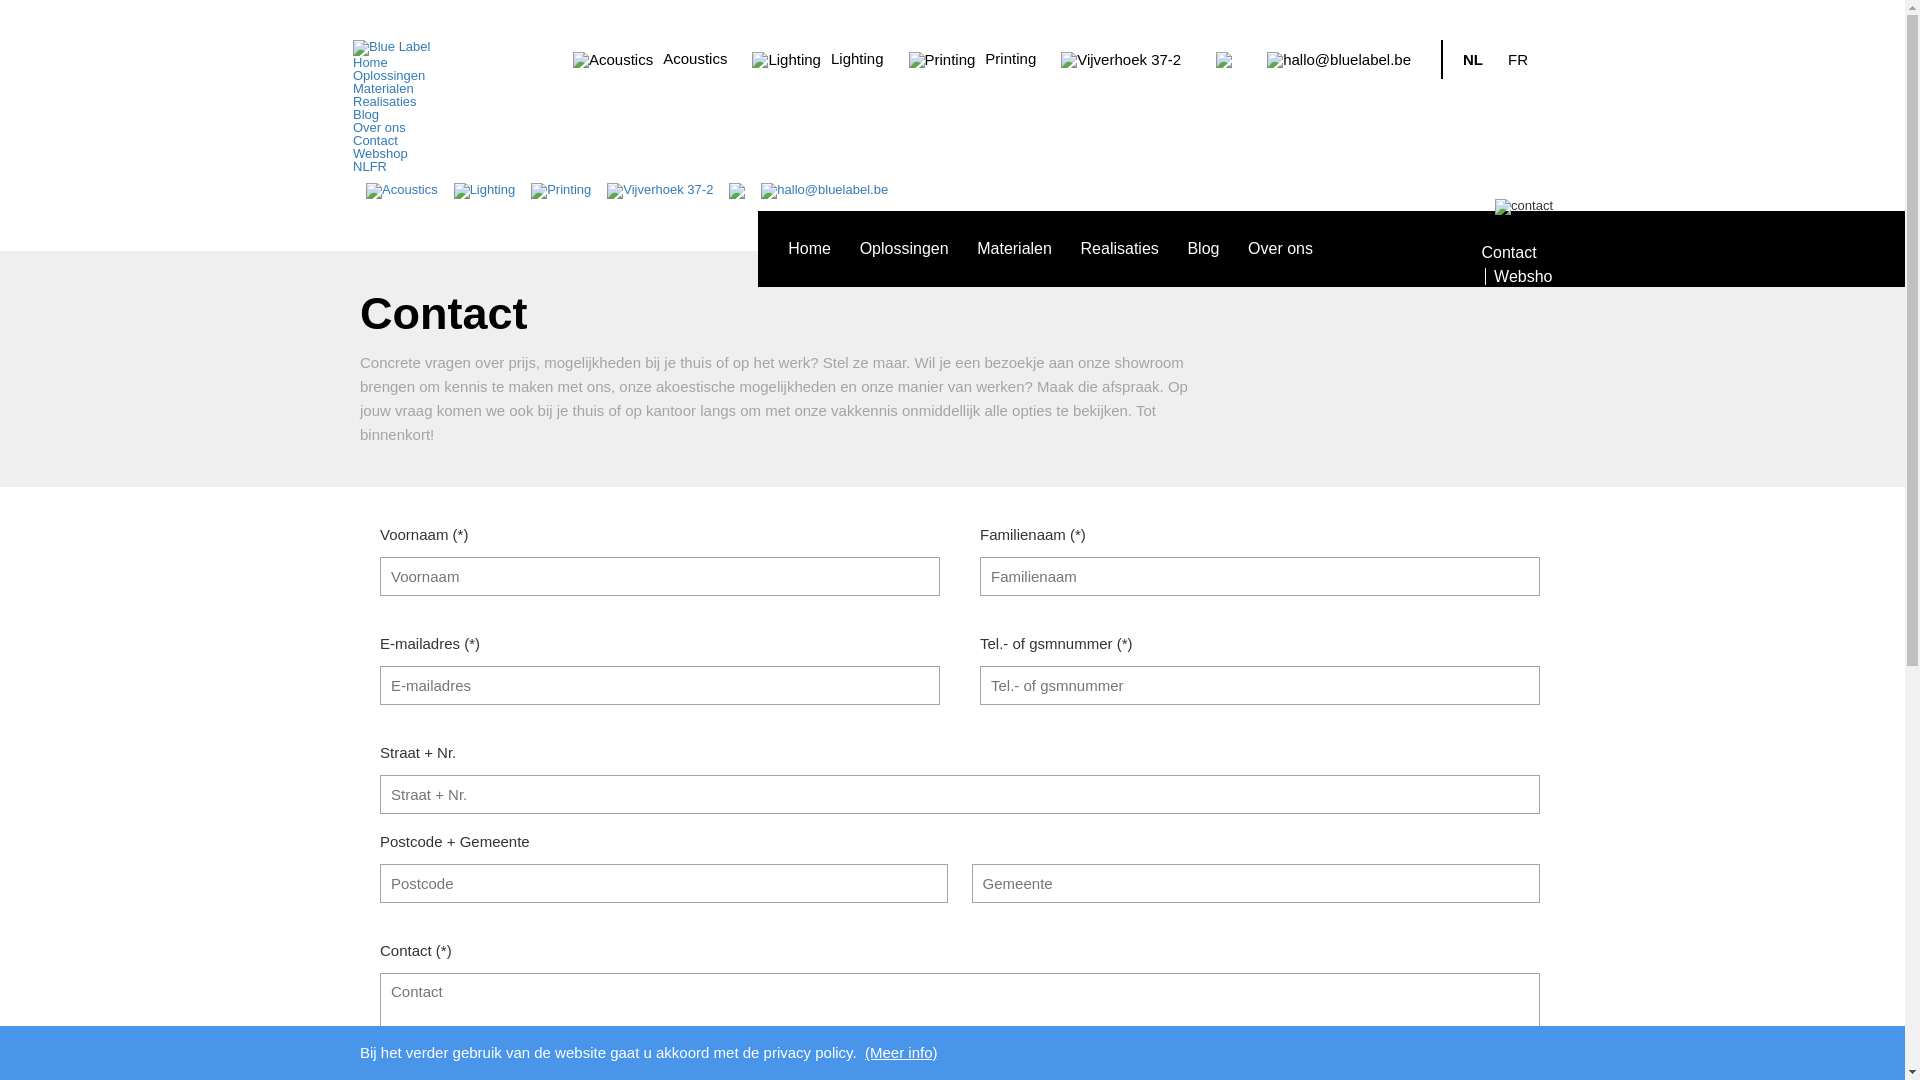  I want to click on 'Home', so click(370, 61).